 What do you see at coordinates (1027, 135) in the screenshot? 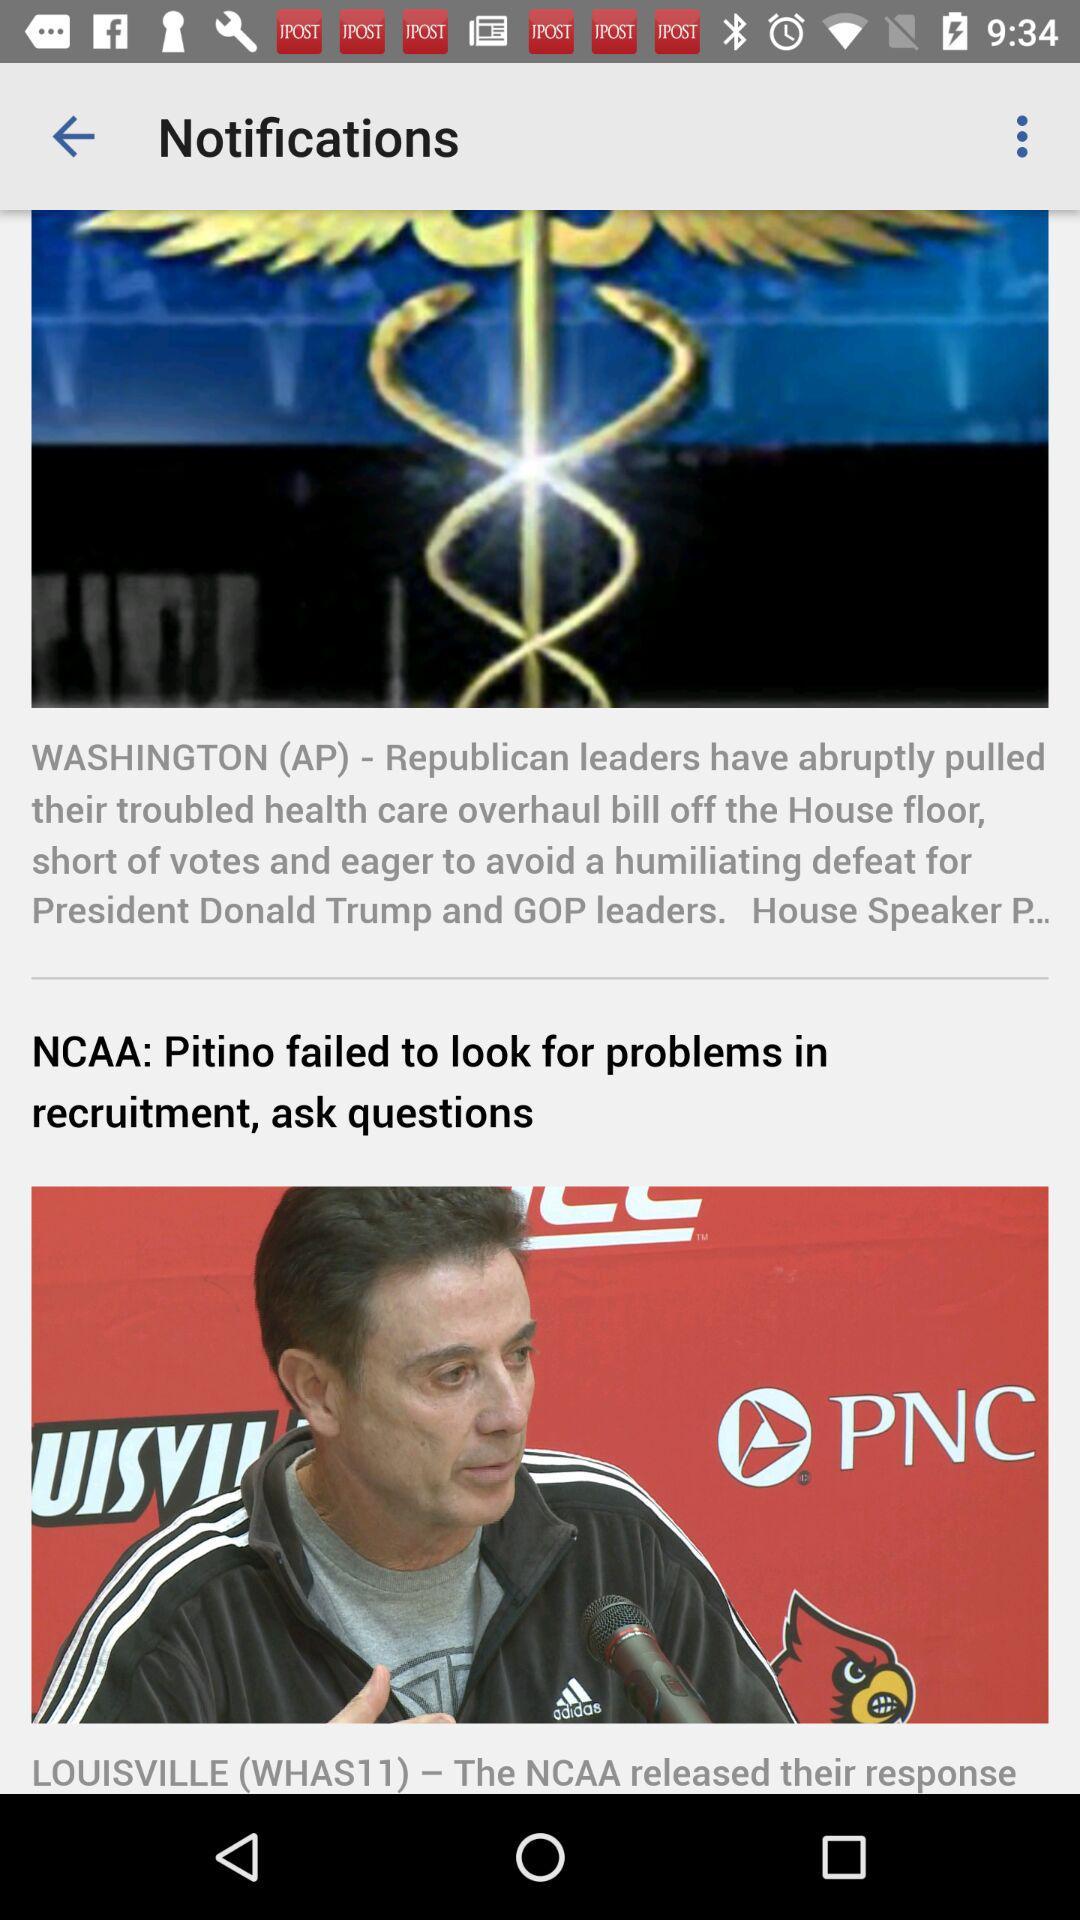
I see `the icon at the top right corner` at bounding box center [1027, 135].